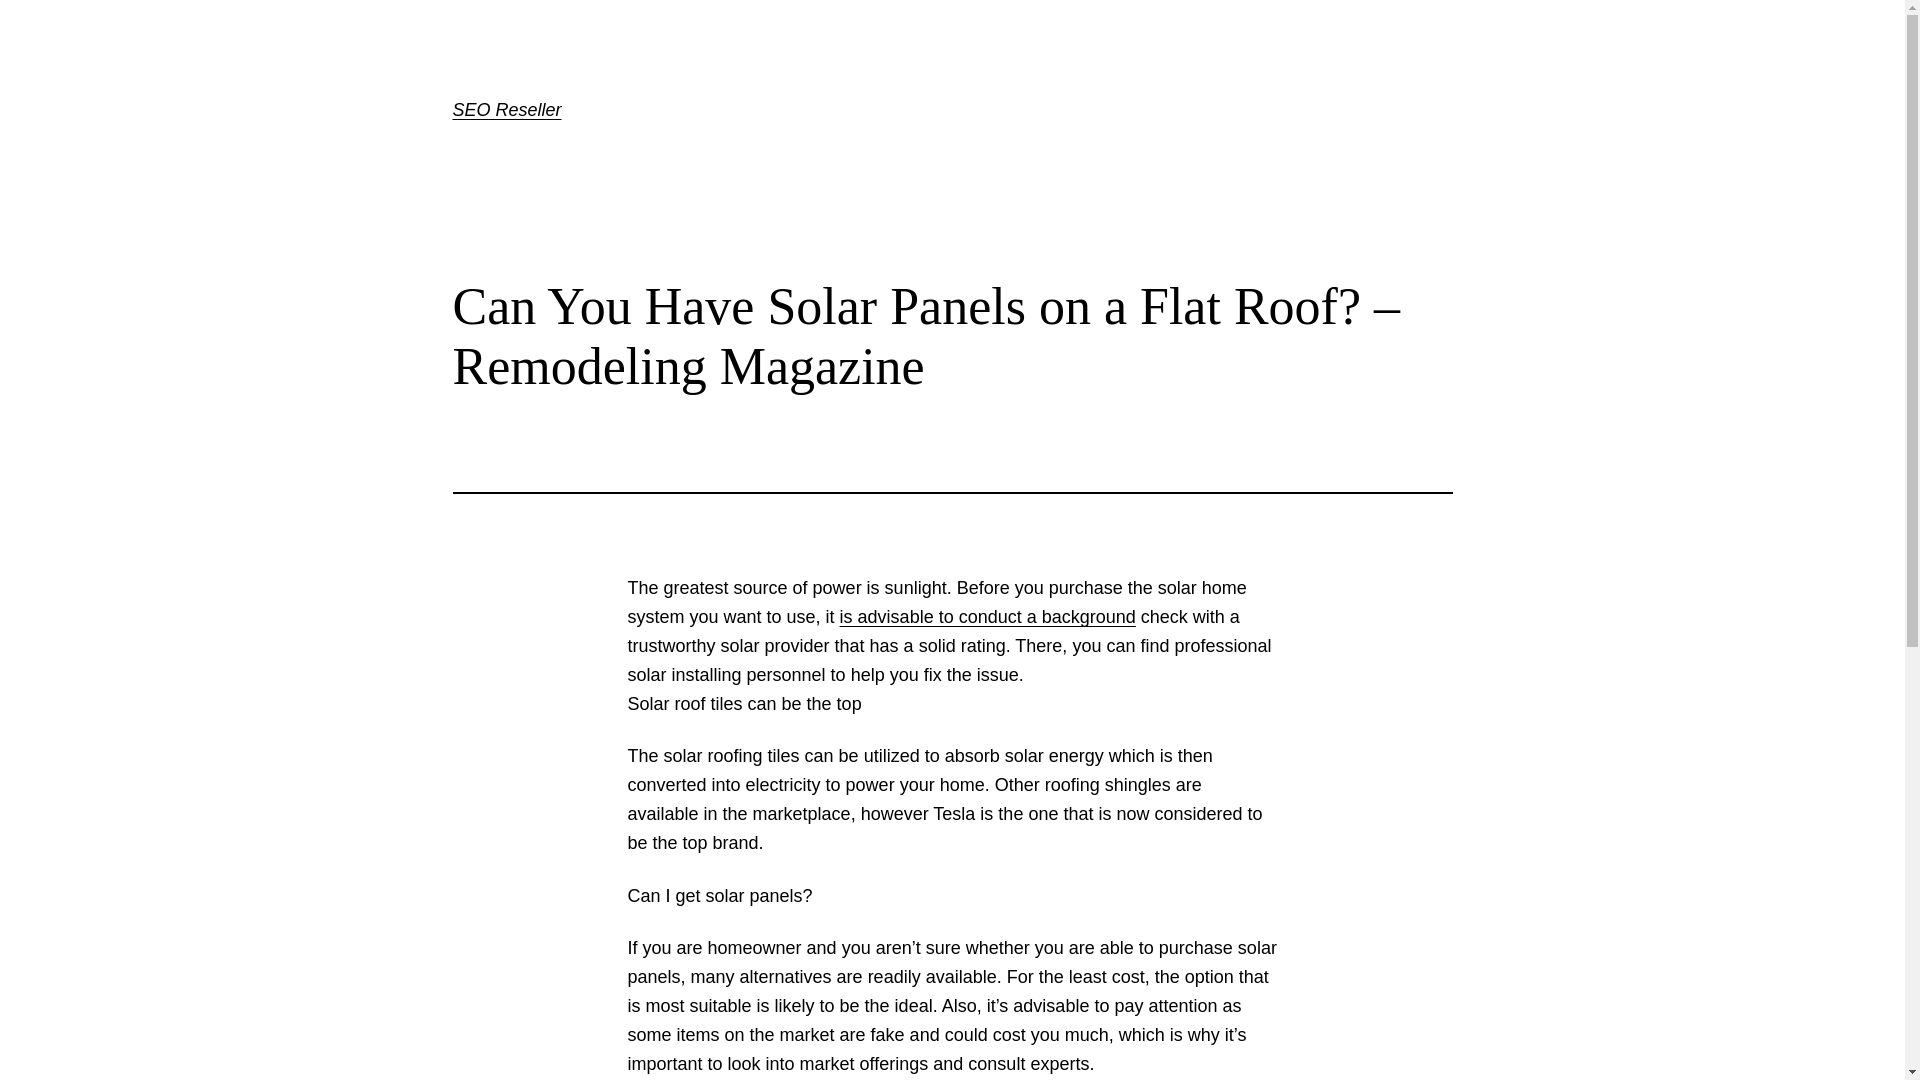 This screenshot has height=1080, width=1920. I want to click on 'SEO Reseller', so click(506, 110).